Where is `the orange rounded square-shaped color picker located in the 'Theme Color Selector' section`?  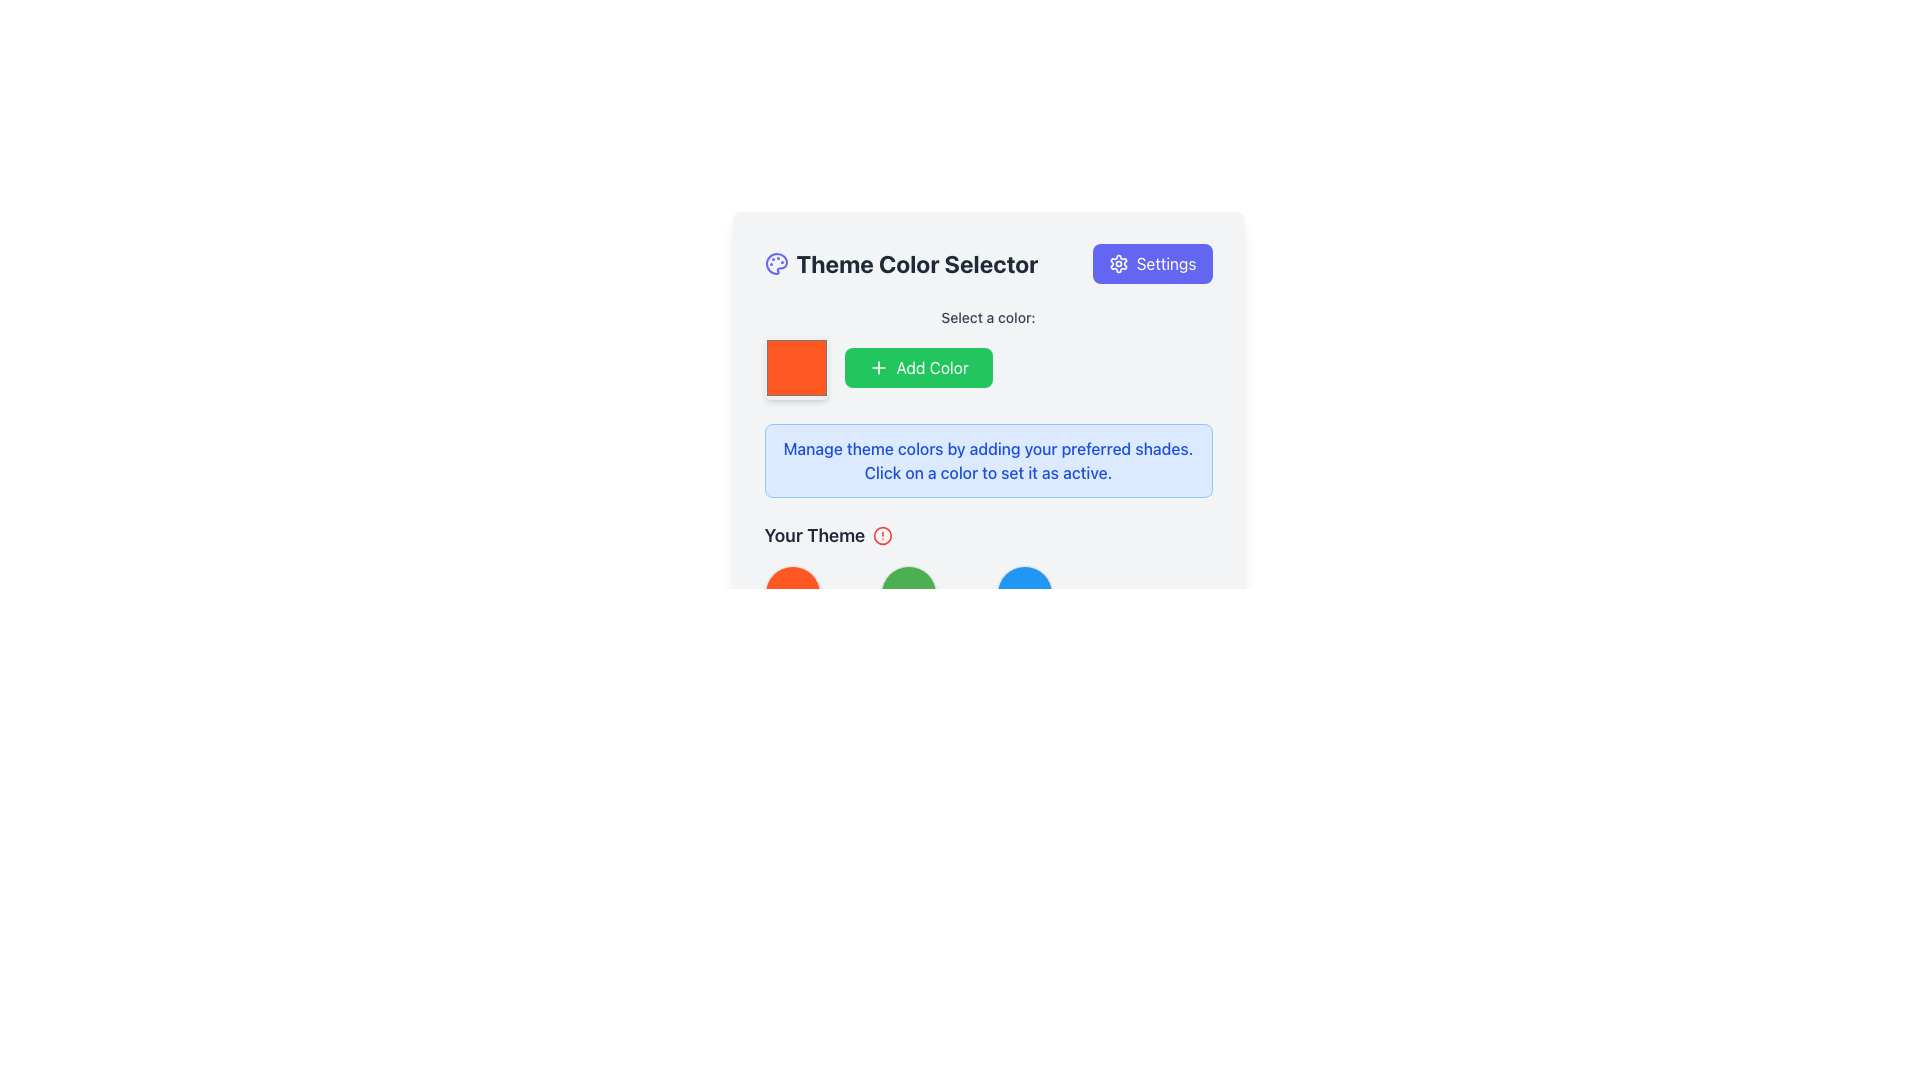 the orange rounded square-shaped color picker located in the 'Theme Color Selector' section is located at coordinates (795, 367).